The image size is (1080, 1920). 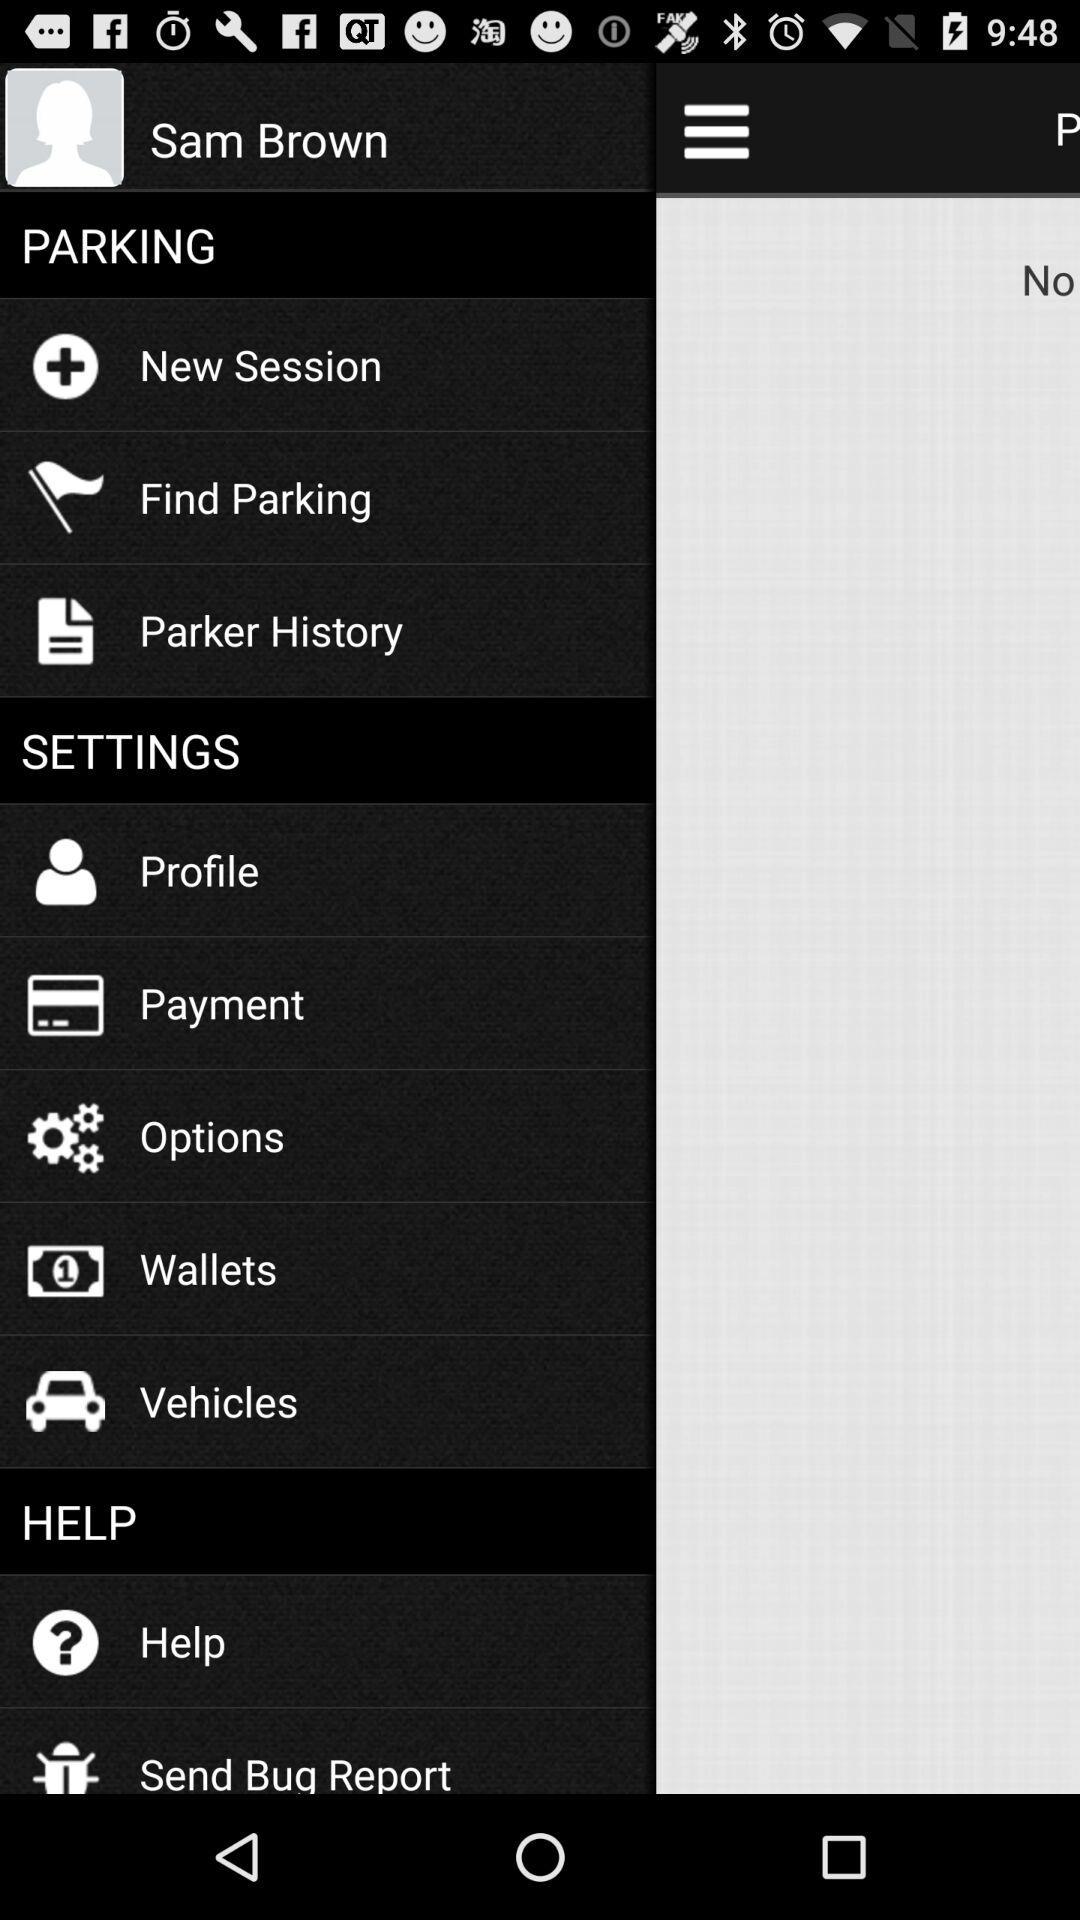 What do you see at coordinates (260, 364) in the screenshot?
I see `the icon below the parking item` at bounding box center [260, 364].